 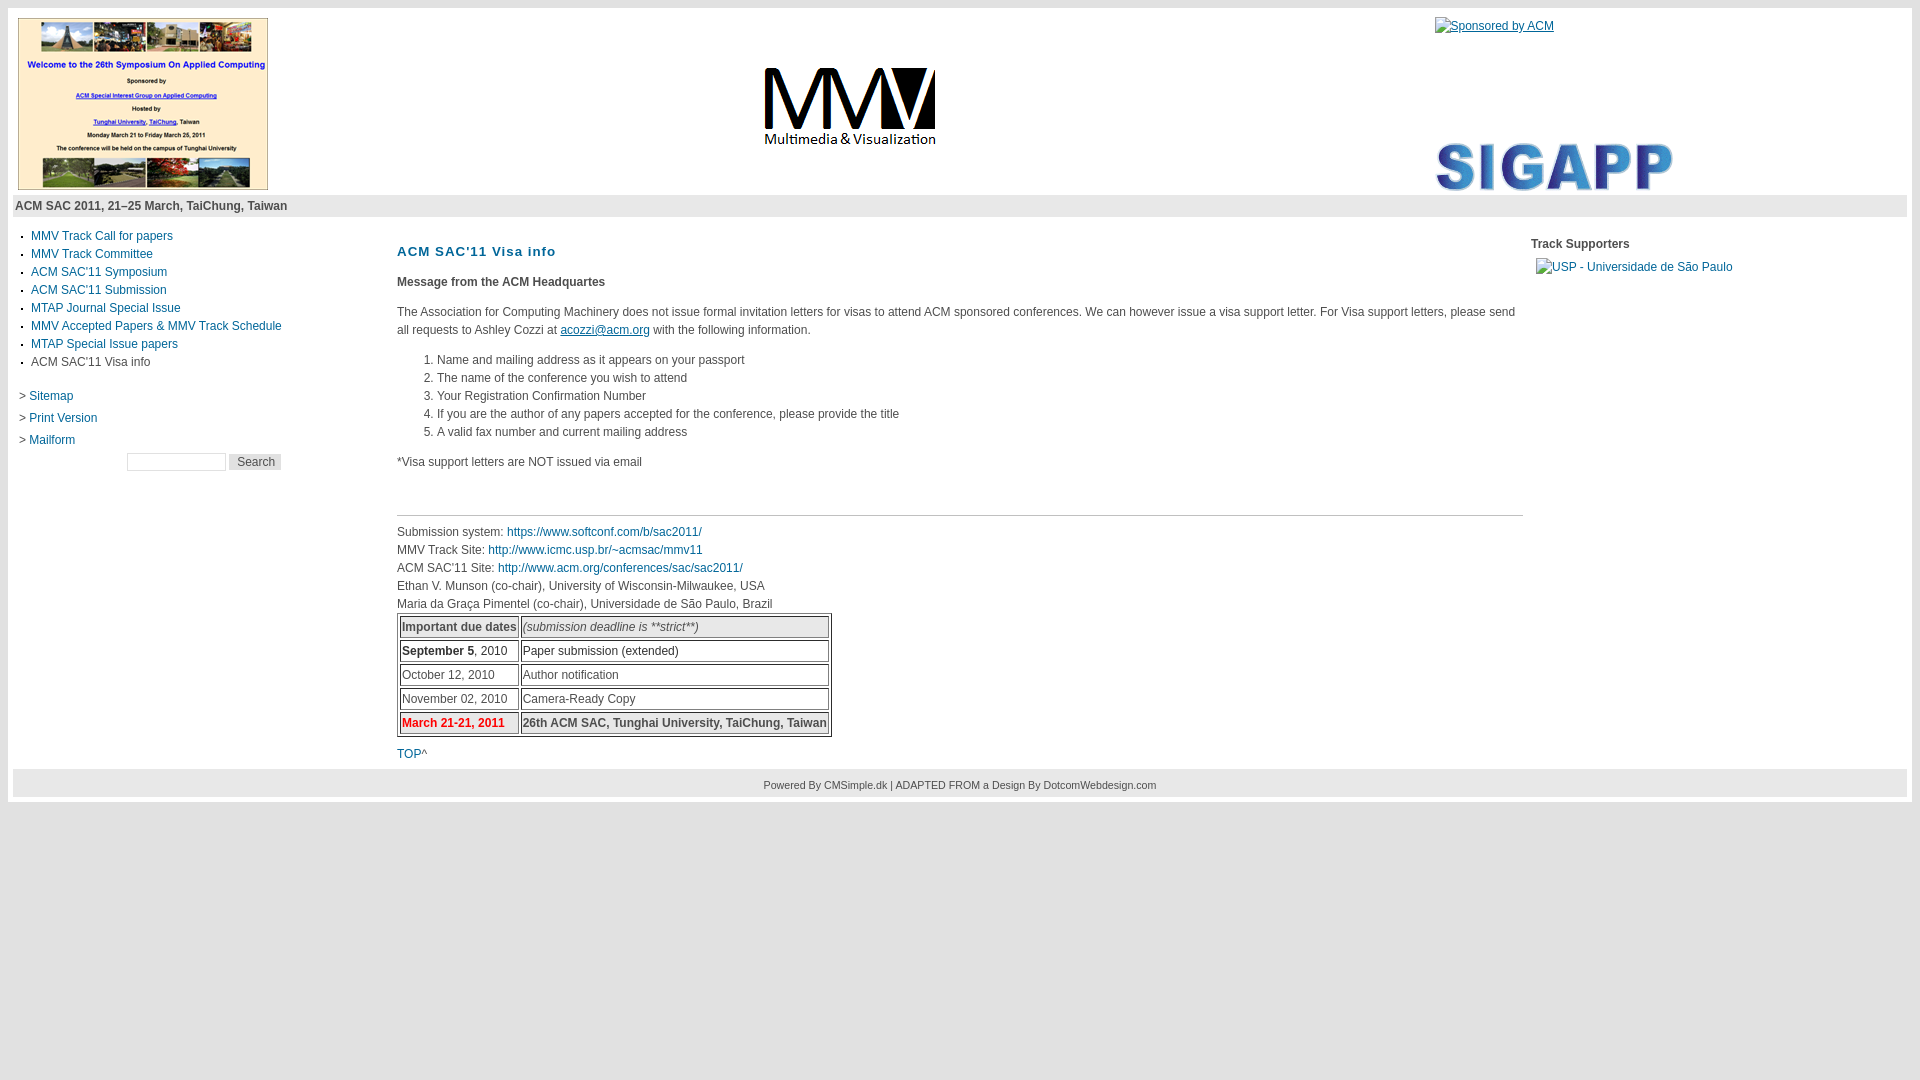 I want to click on 'Powered By CMSimple.dk', so click(x=825, y=784).